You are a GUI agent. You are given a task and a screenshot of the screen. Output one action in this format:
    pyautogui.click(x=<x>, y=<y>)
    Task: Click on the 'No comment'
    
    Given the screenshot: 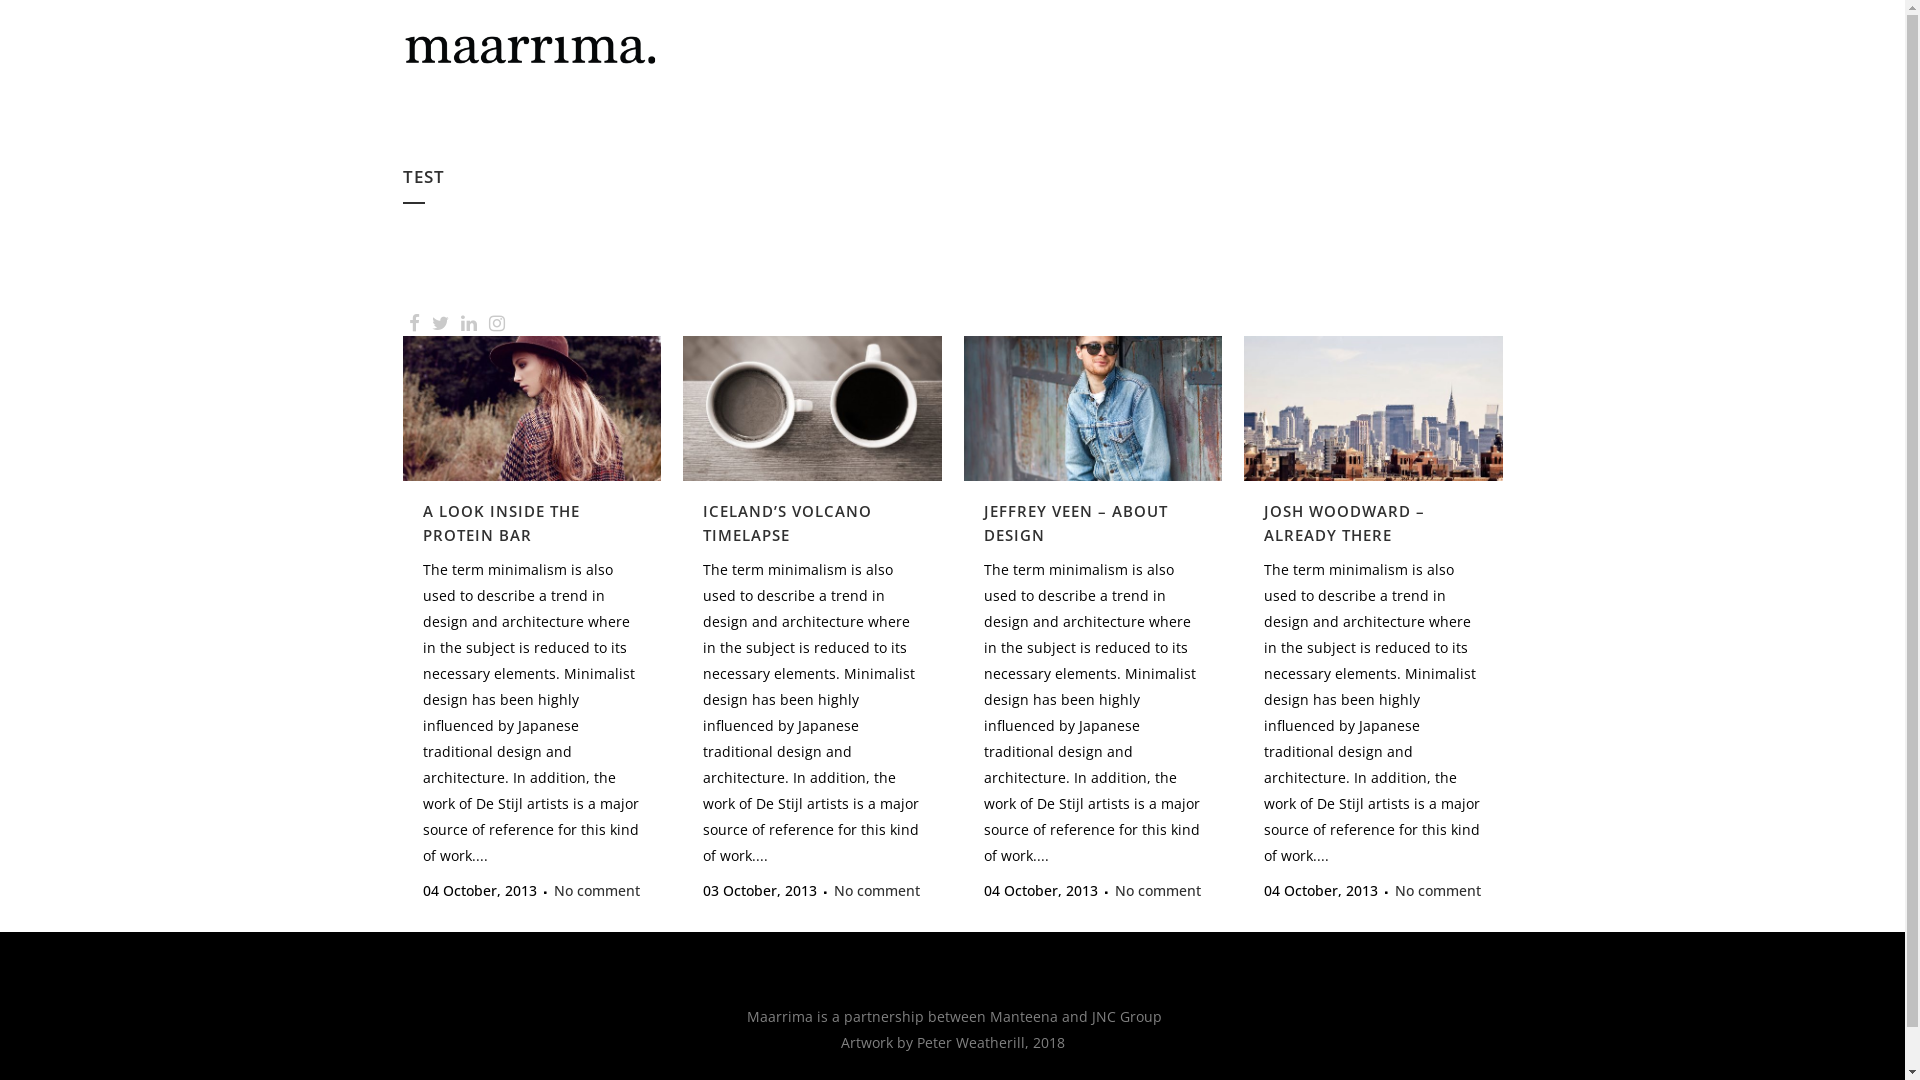 What is the action you would take?
    pyautogui.click(x=595, y=890)
    